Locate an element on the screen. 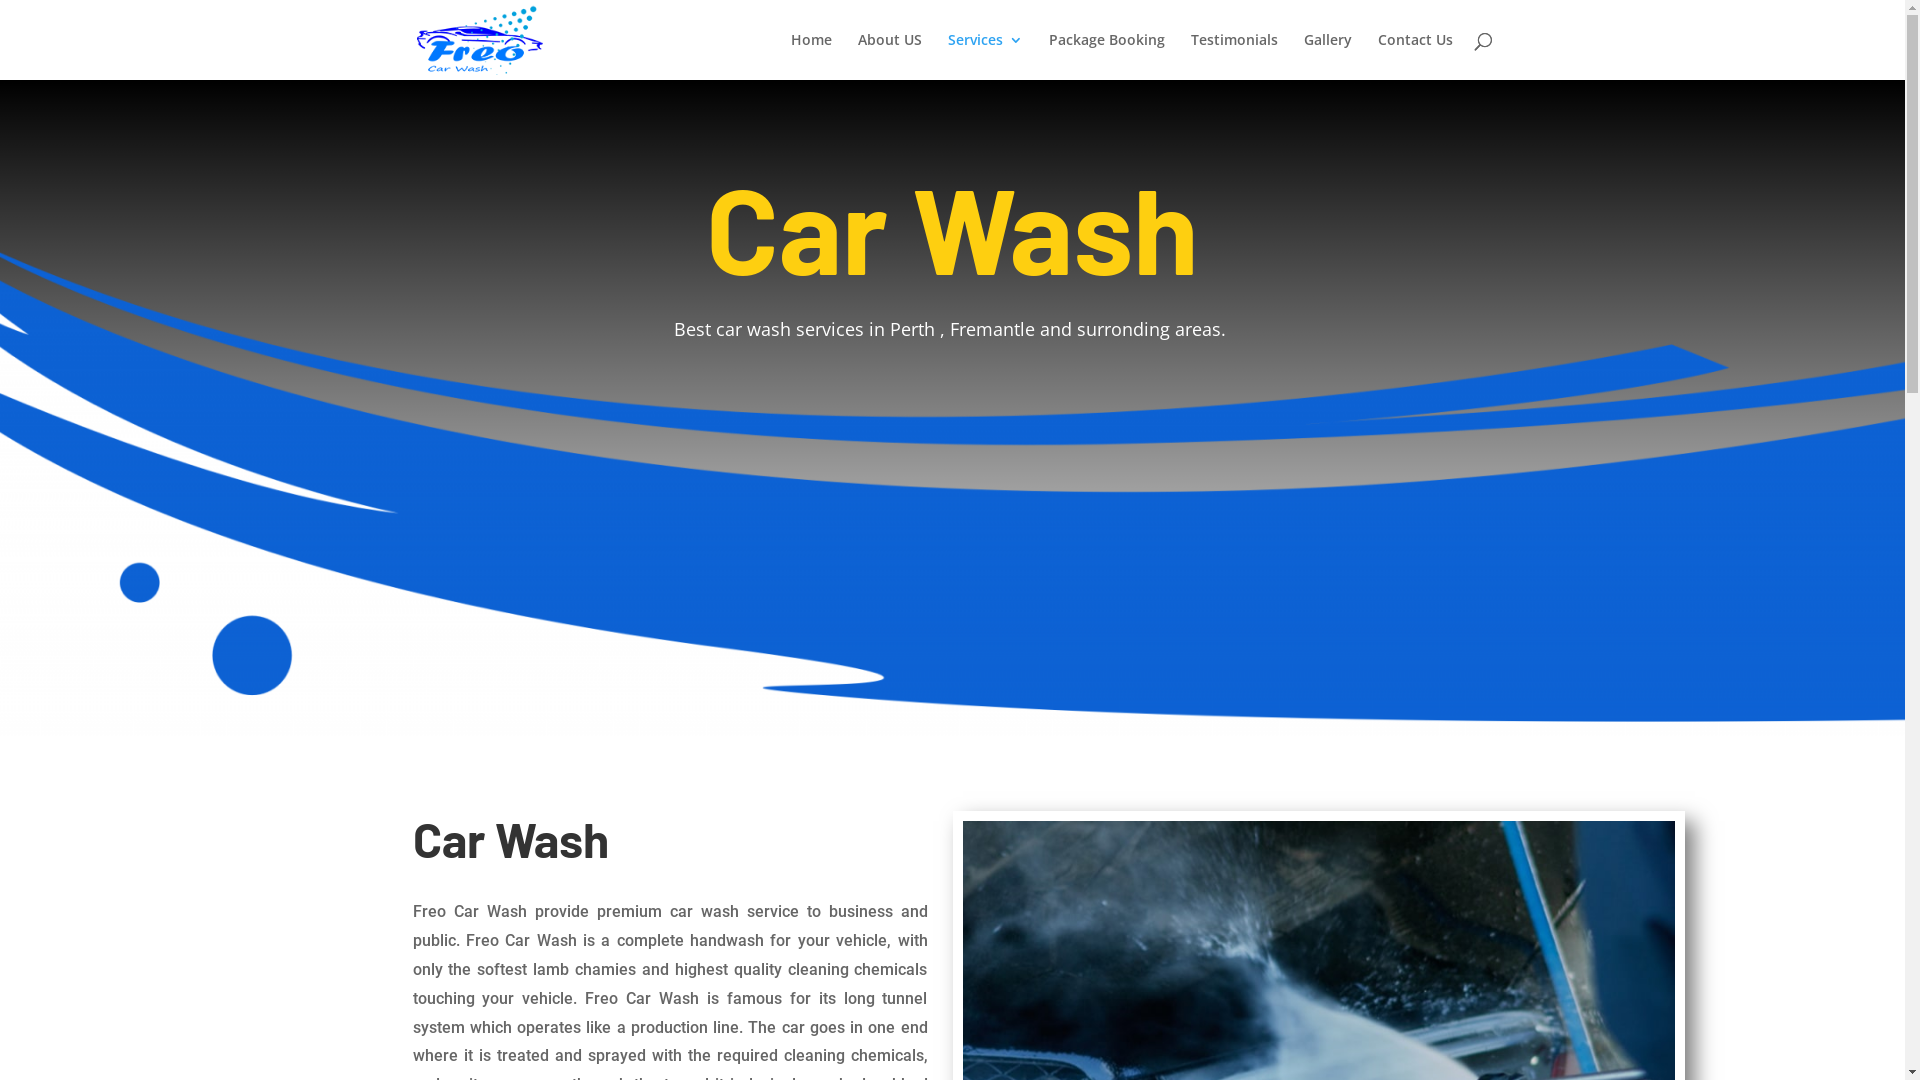 The height and width of the screenshot is (1080, 1920). 'Package Booking' is located at coordinates (1104, 55).